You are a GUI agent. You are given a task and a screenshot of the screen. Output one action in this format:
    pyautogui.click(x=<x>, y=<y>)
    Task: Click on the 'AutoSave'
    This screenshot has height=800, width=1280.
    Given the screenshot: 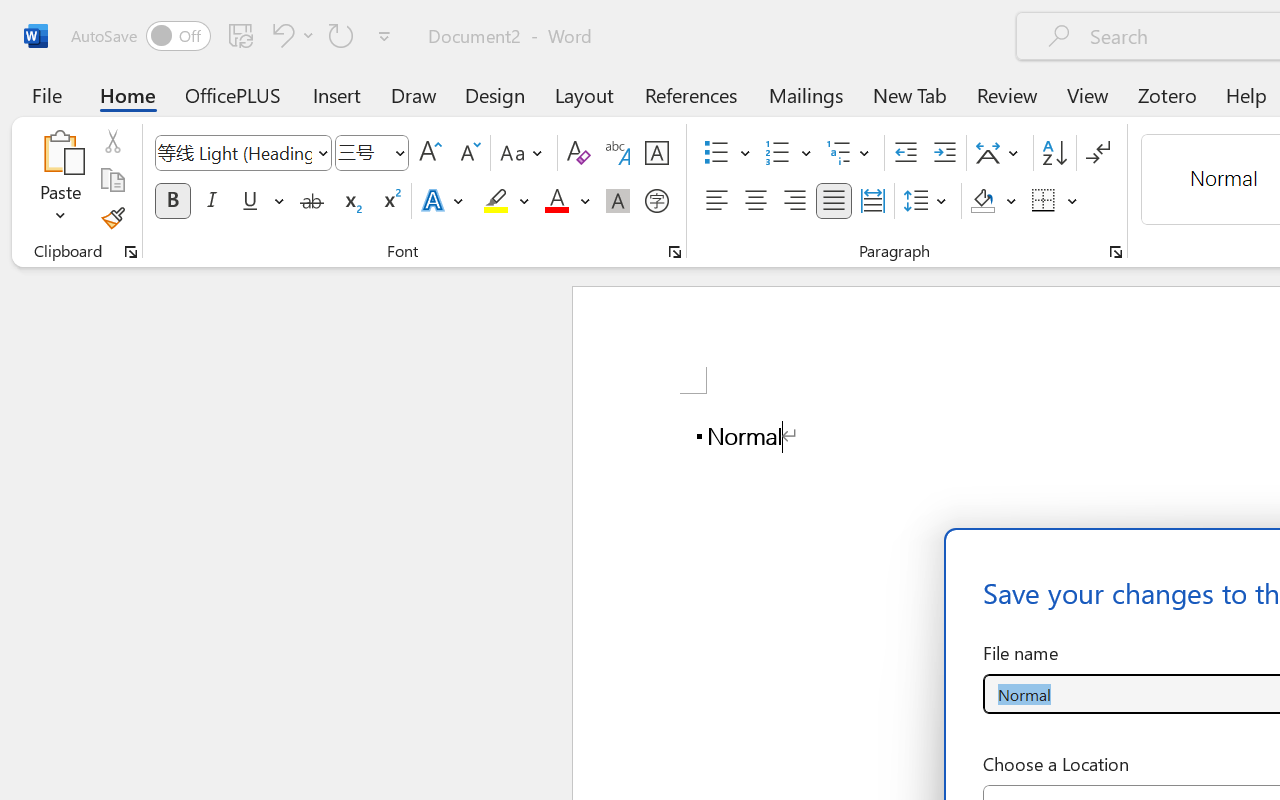 What is the action you would take?
    pyautogui.click(x=139, y=35)
    